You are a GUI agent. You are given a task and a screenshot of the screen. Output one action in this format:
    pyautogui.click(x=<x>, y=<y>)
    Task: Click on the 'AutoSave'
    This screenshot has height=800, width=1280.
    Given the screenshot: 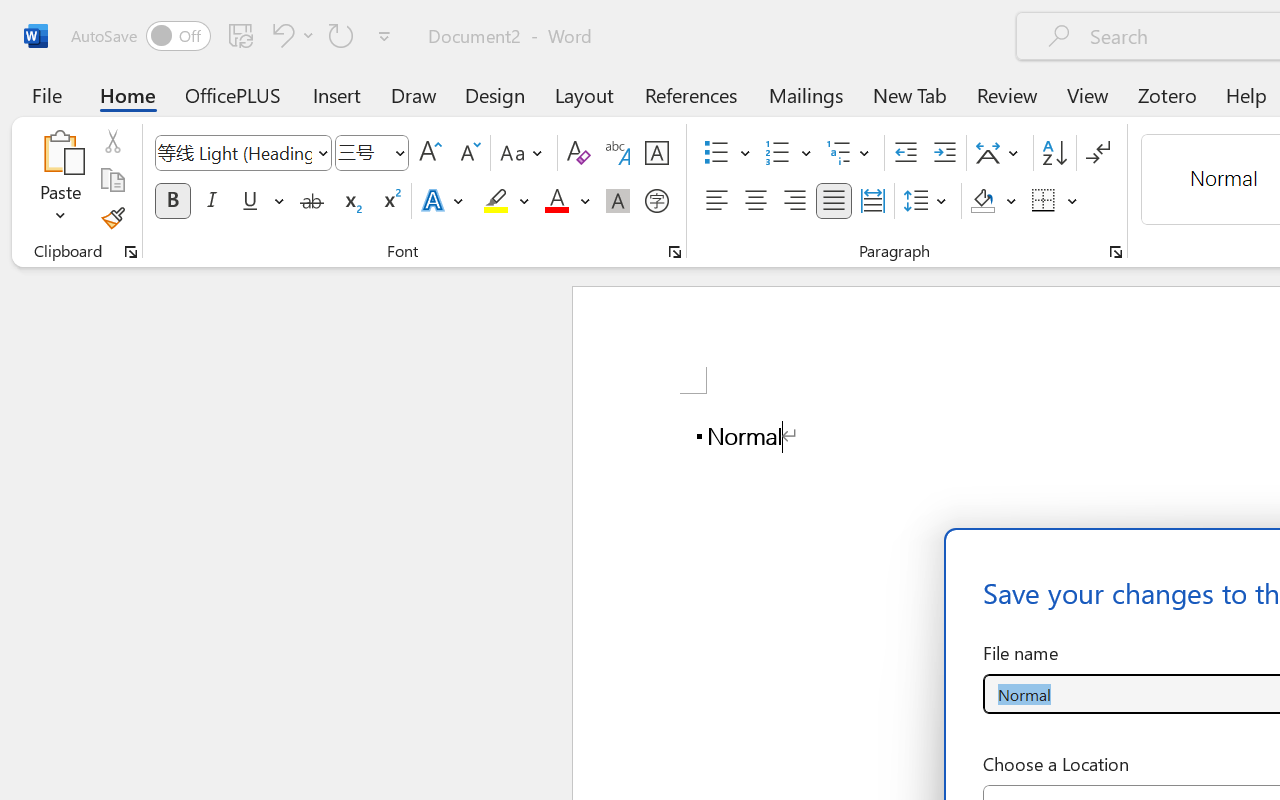 What is the action you would take?
    pyautogui.click(x=139, y=35)
    